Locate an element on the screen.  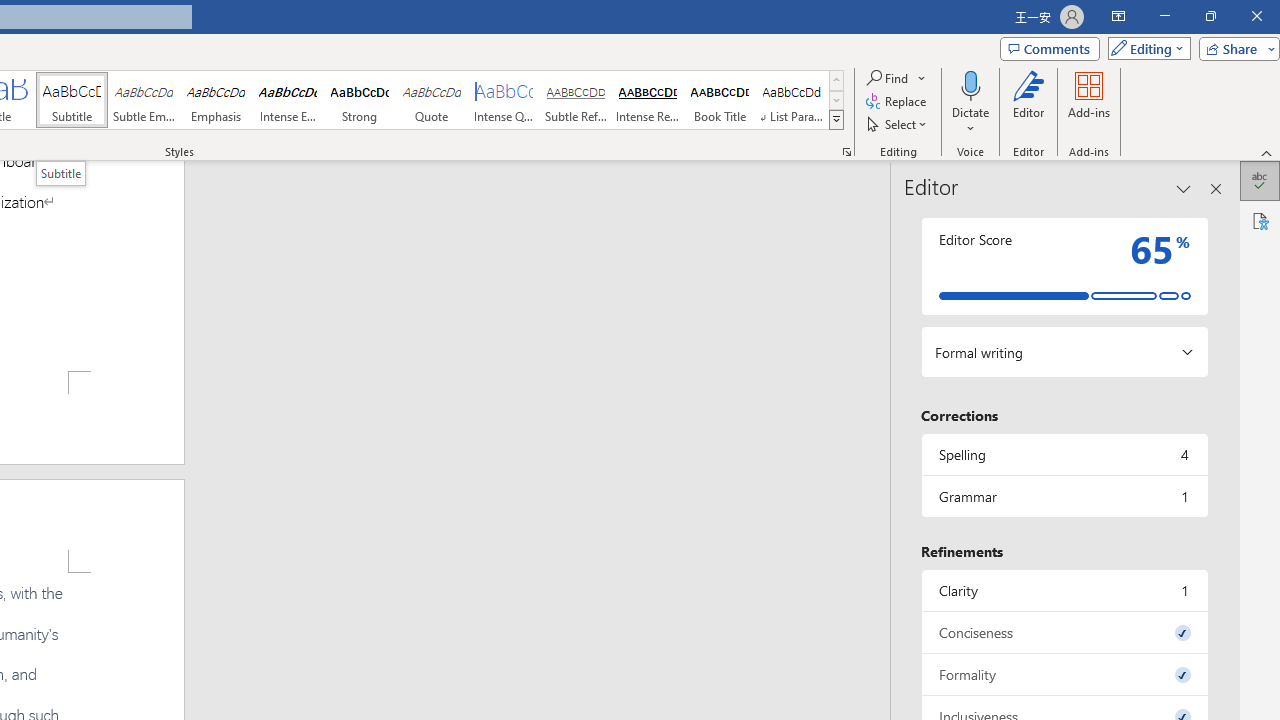
'Subtitle' is located at coordinates (71, 100).